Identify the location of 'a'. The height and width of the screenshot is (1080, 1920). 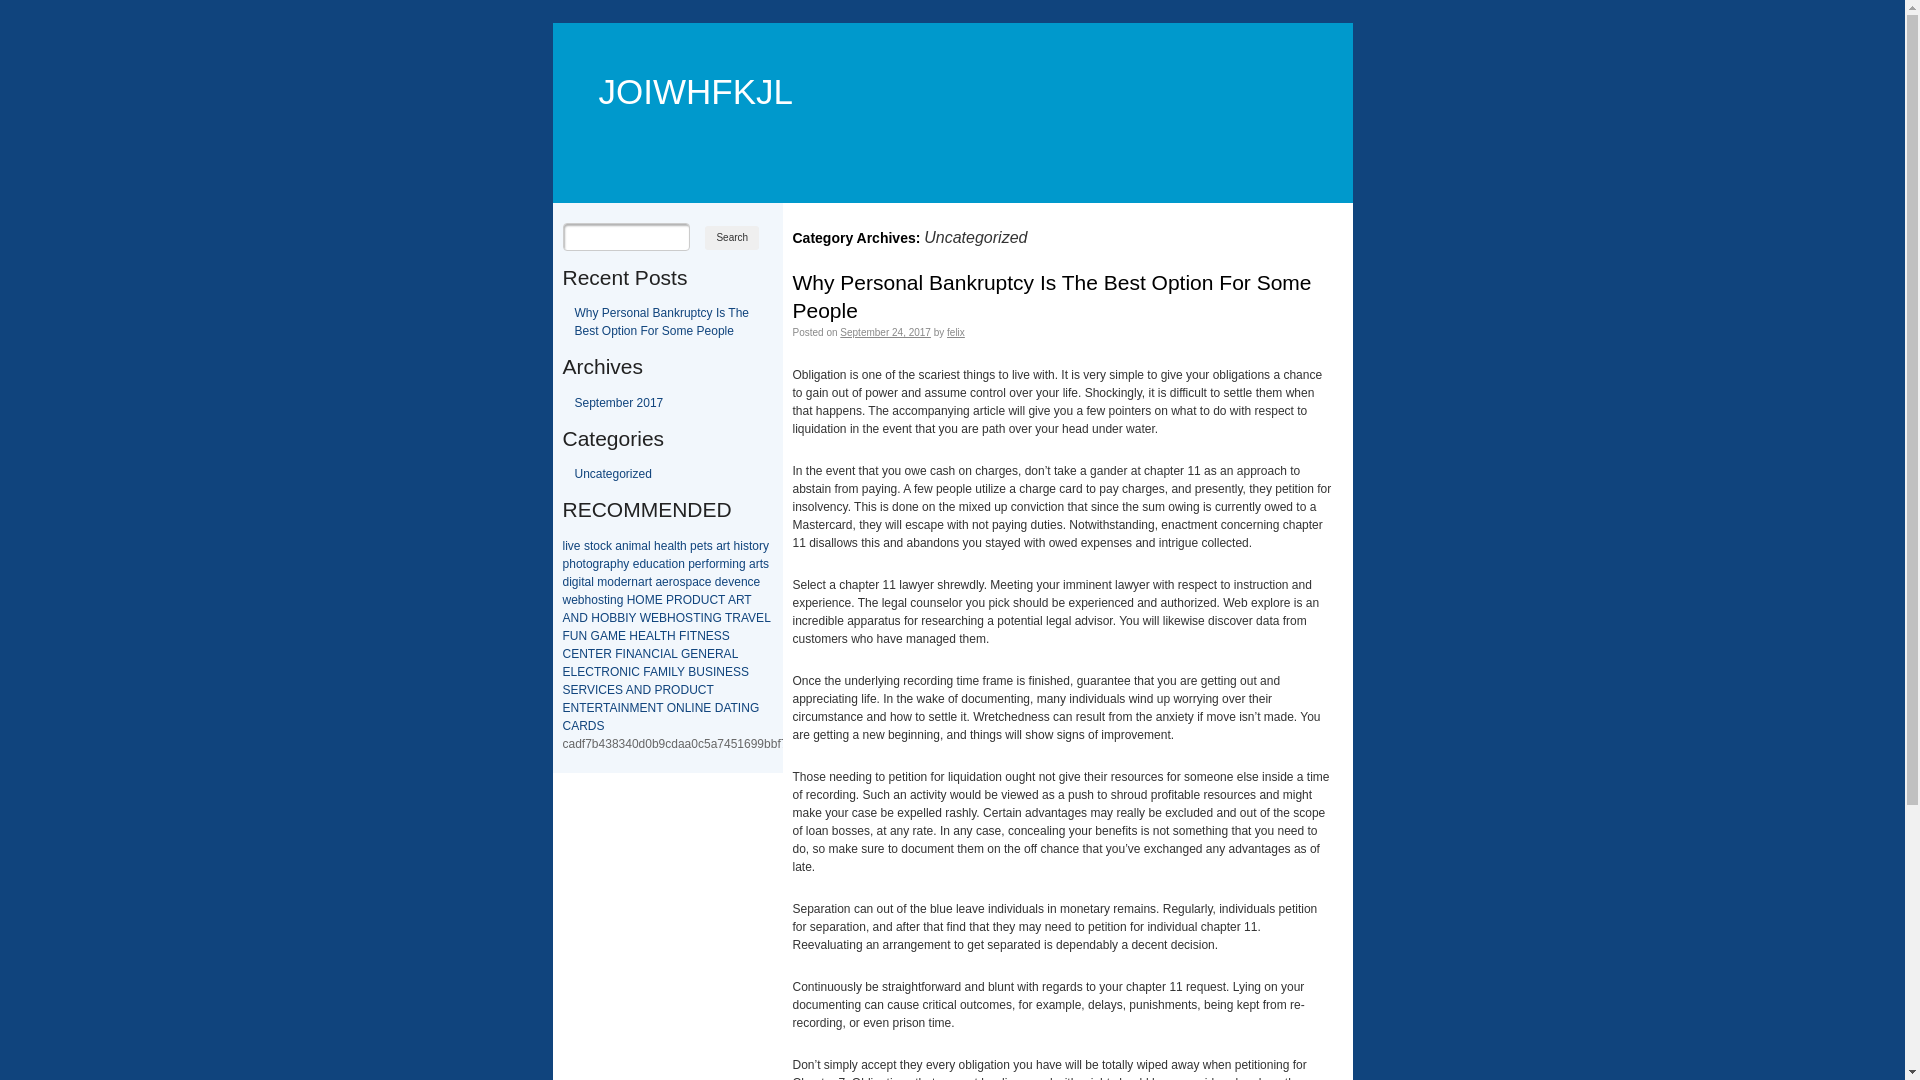
(658, 582).